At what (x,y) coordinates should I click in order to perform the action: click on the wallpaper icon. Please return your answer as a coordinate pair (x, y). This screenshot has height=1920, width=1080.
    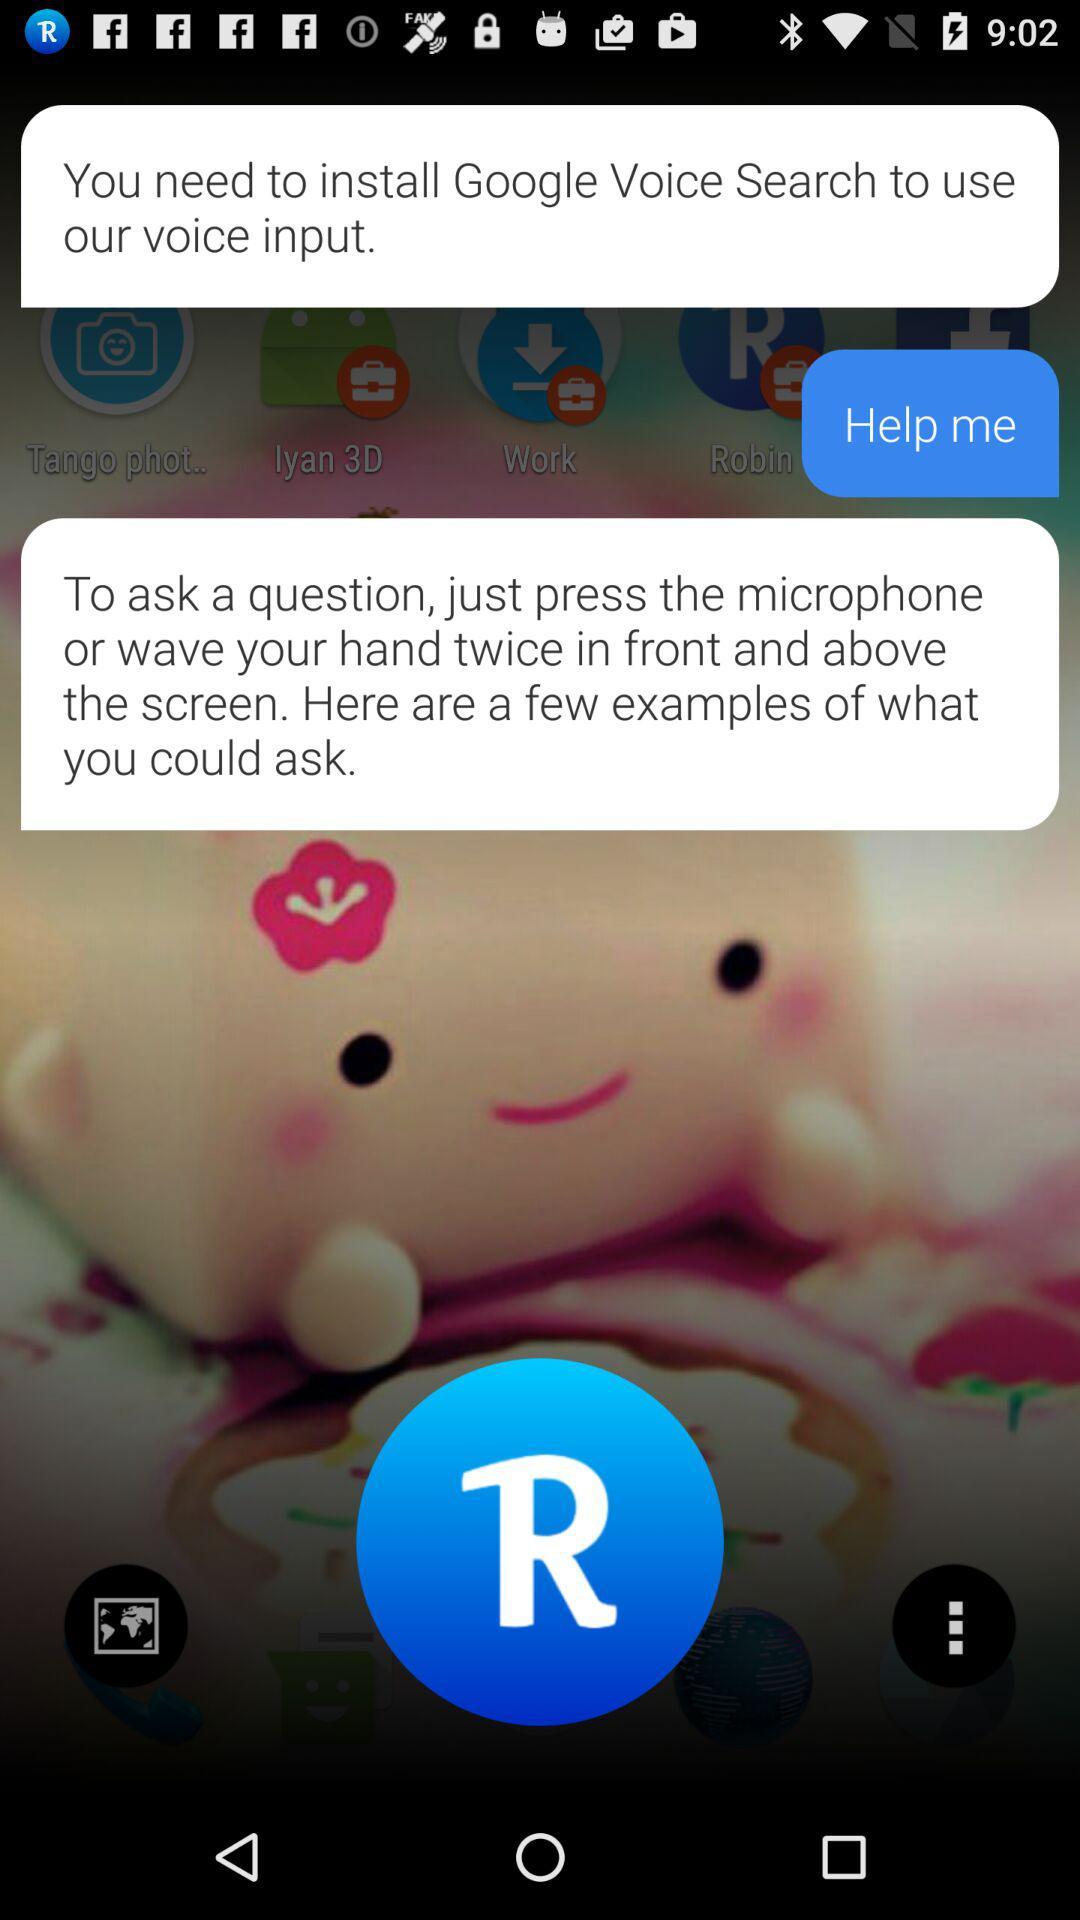
    Looking at the image, I should click on (126, 1739).